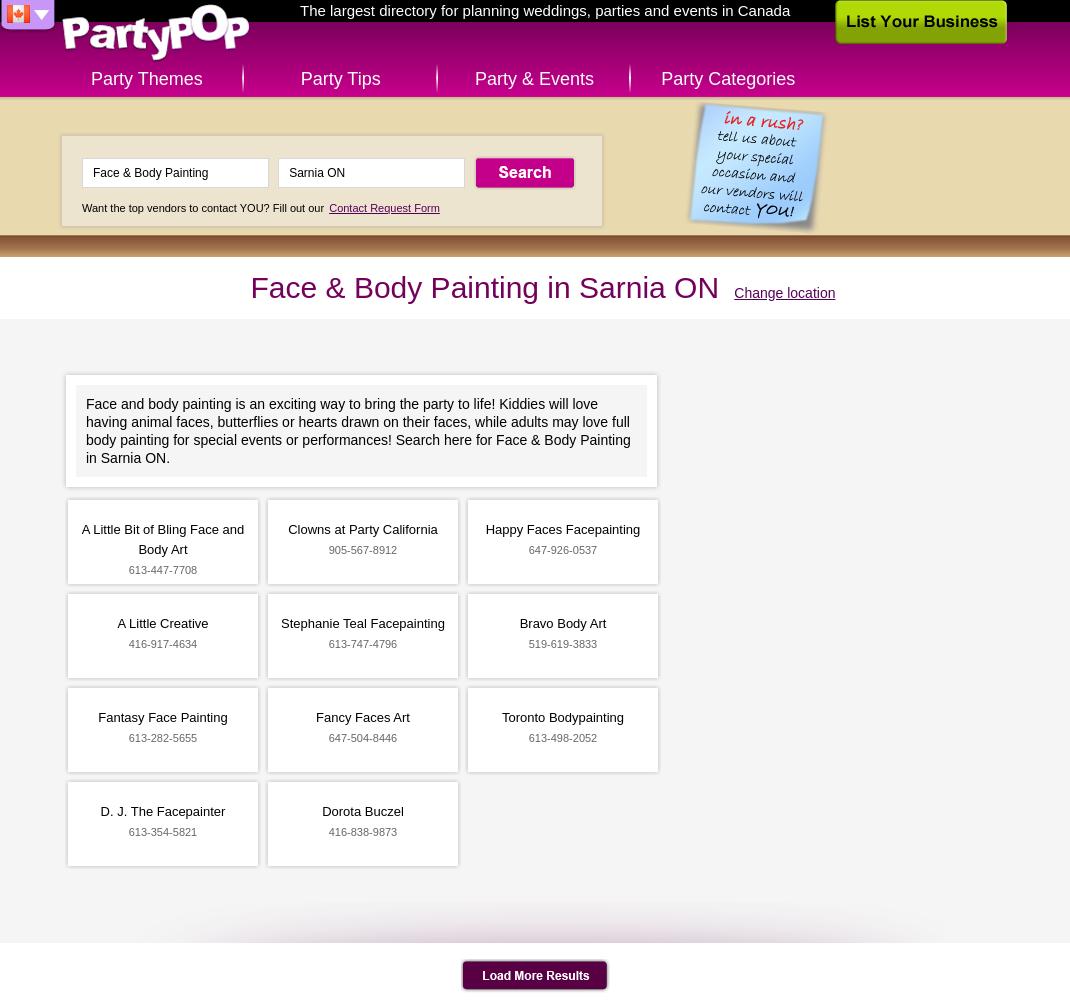  I want to click on '416-917-4634', so click(162, 644).